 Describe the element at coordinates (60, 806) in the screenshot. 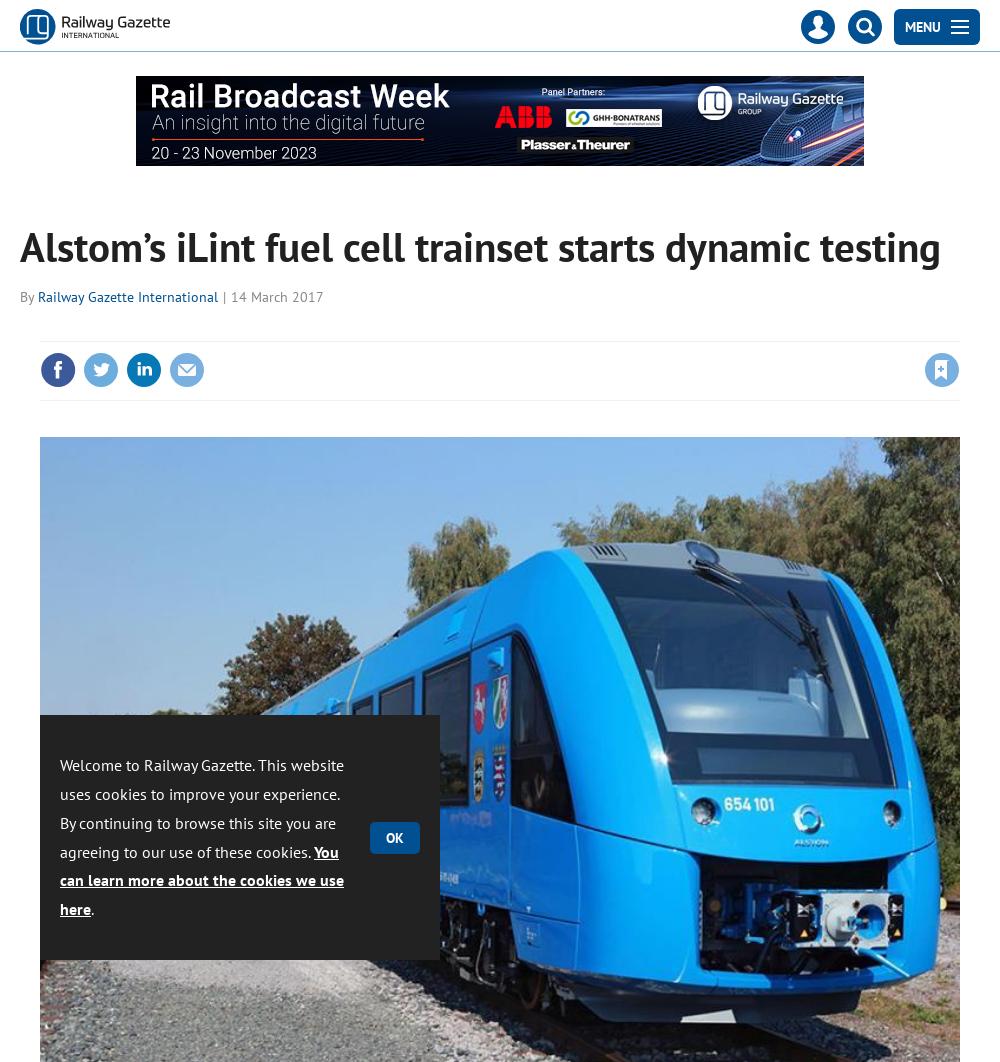

I see `'Welcome to Railway Gazette. This website uses cookies to improve your experience. By continuing to browse this site you are agreeing to our use of these cookies.'` at that location.